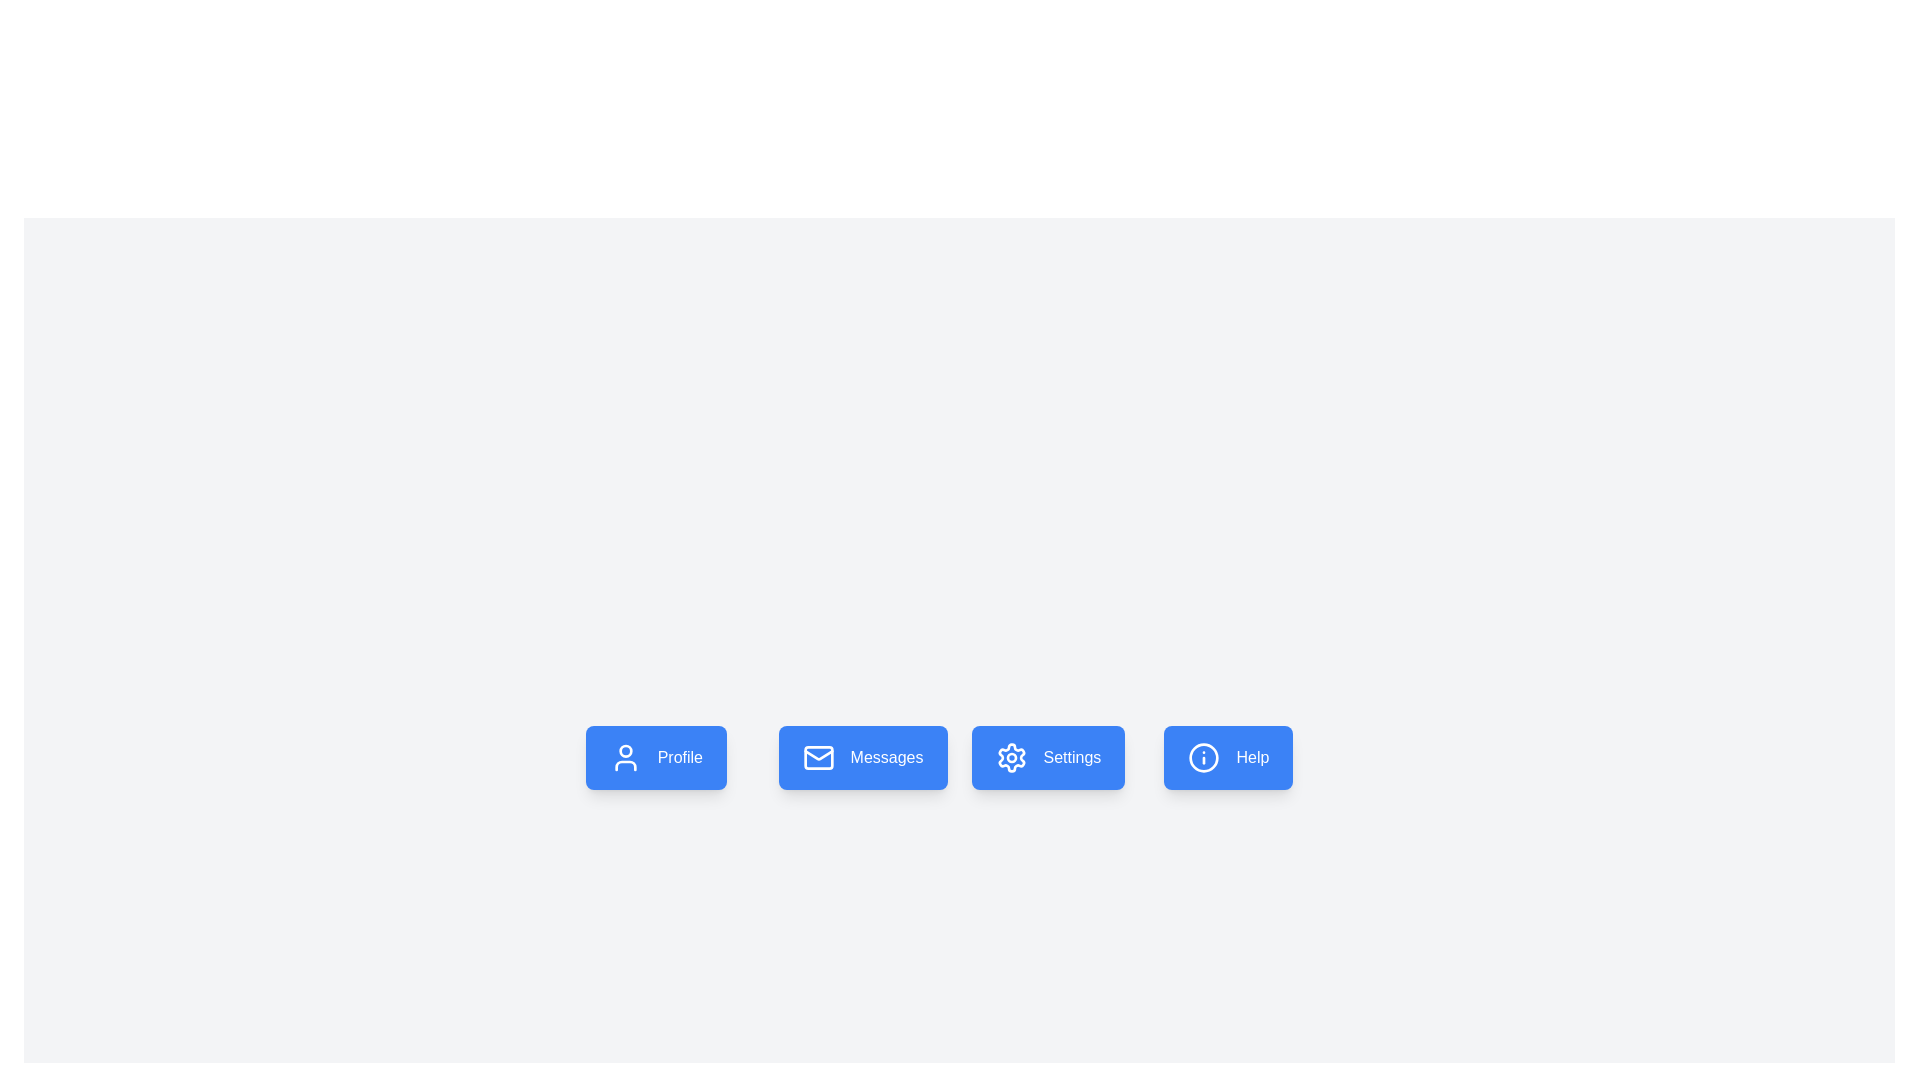 The width and height of the screenshot is (1920, 1080). I want to click on the circular informational icon that is the leftmost component of the 'Help' button, which is the fourth button in a horizontal row of uniformly styled buttons, so click(1203, 758).